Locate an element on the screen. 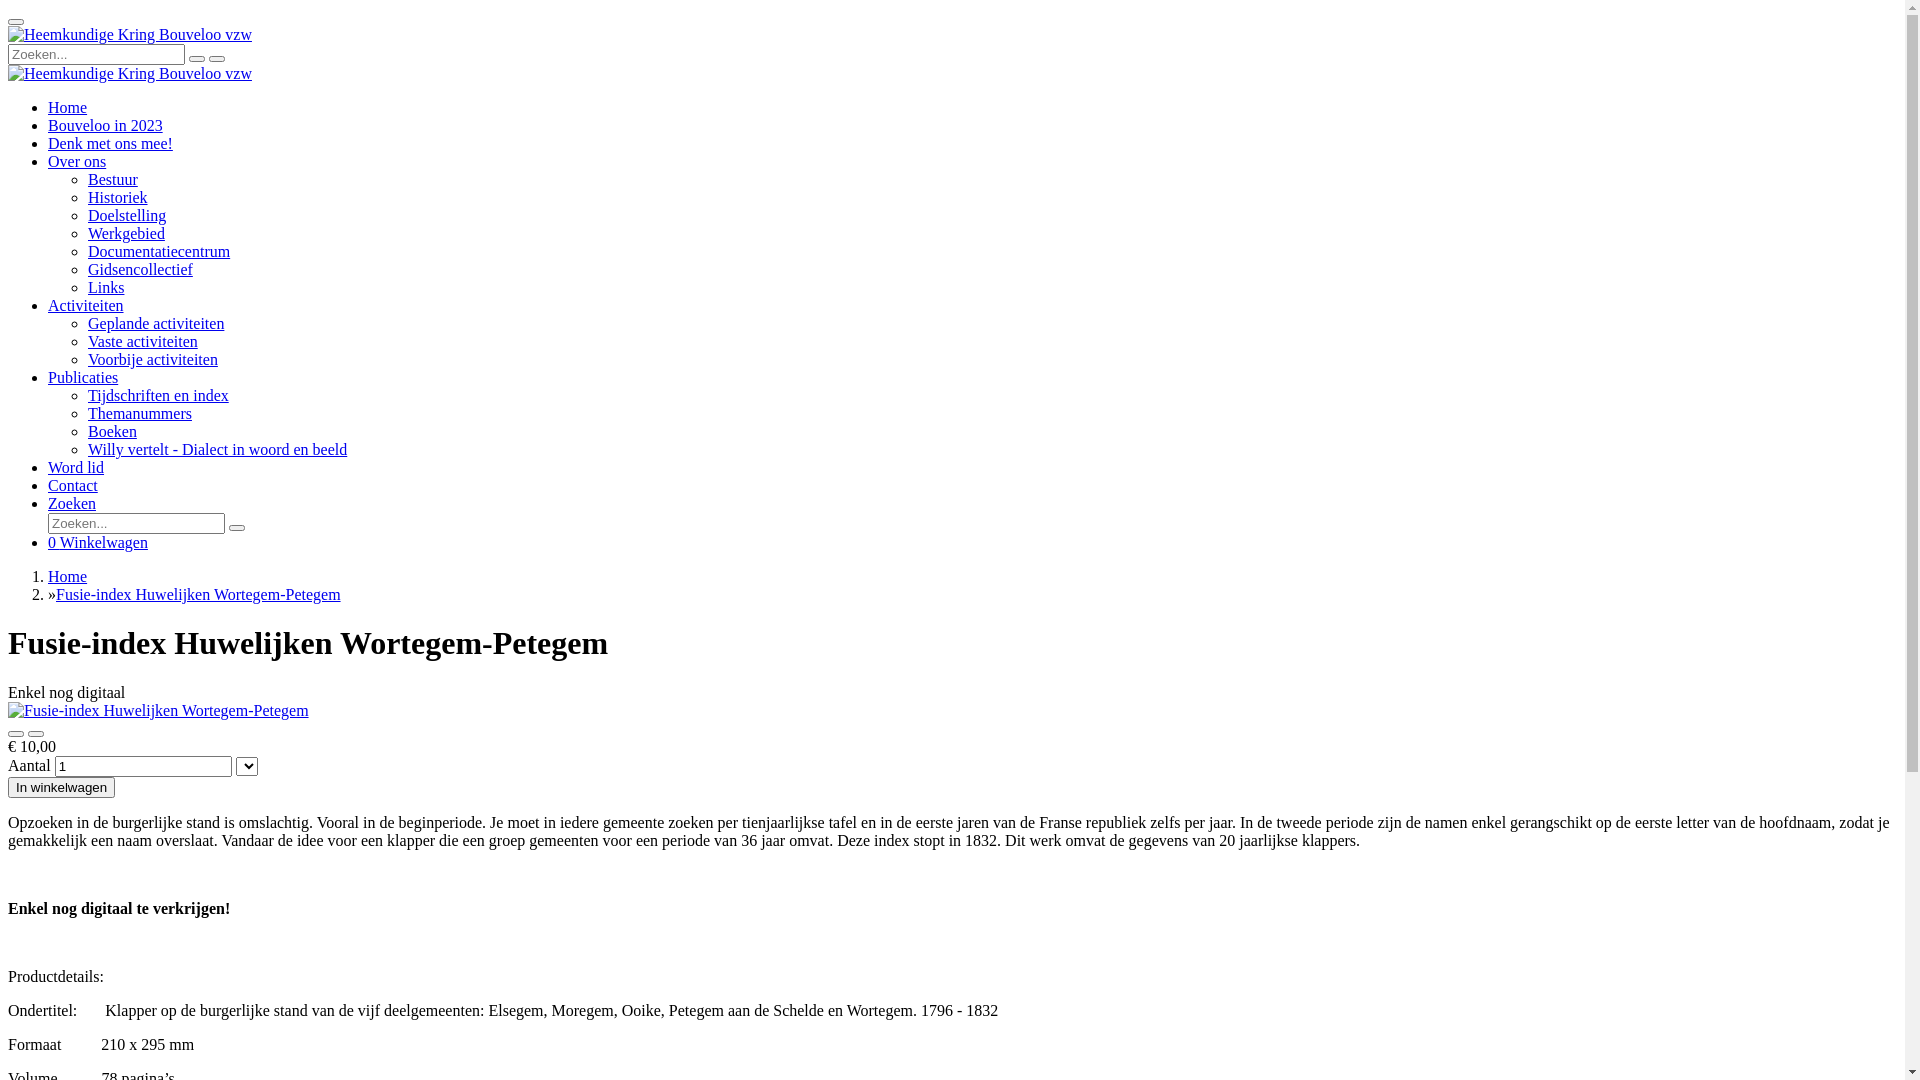  '0 Winkelwagen' is located at coordinates (48, 542).